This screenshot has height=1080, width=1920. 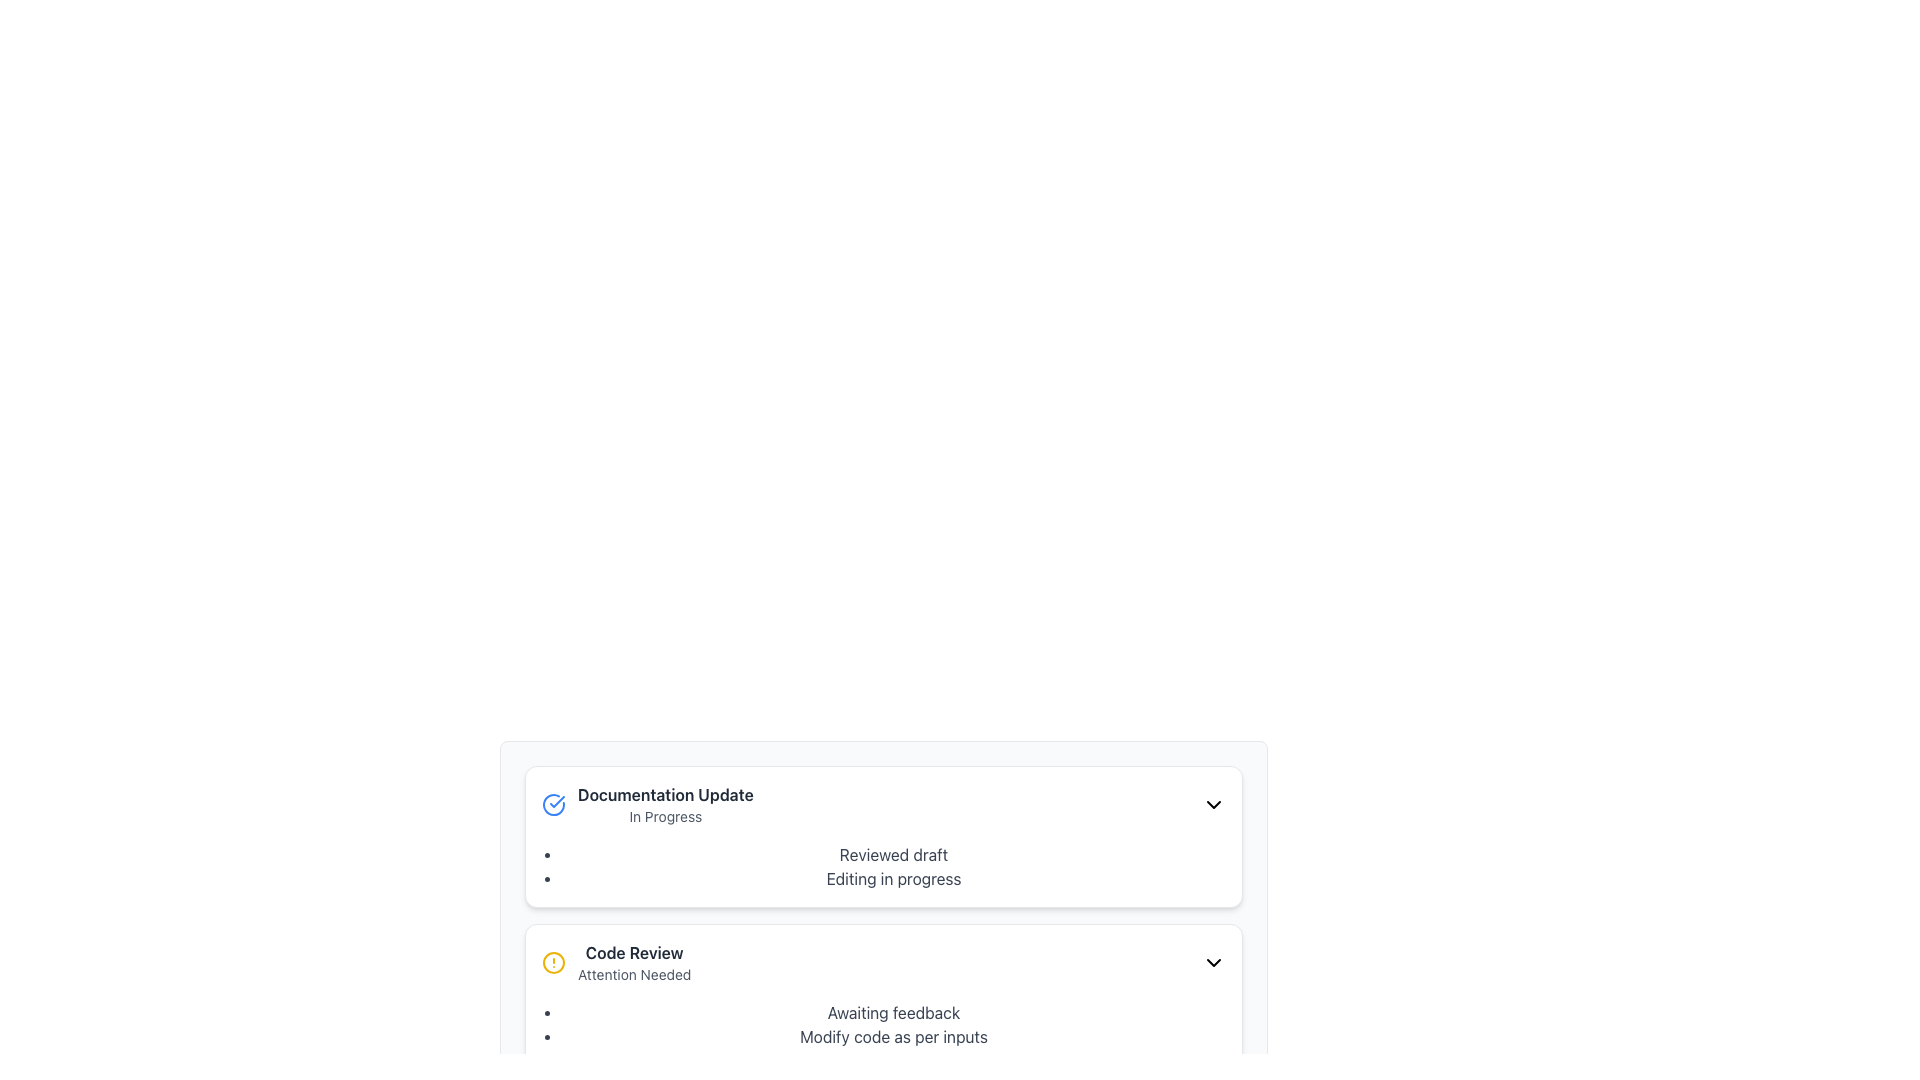 What do you see at coordinates (892, 878) in the screenshot?
I see `the text display element that shows 'Editing in progress', which is the second item in the bulleted list under the heading 'Documentation Update'` at bounding box center [892, 878].